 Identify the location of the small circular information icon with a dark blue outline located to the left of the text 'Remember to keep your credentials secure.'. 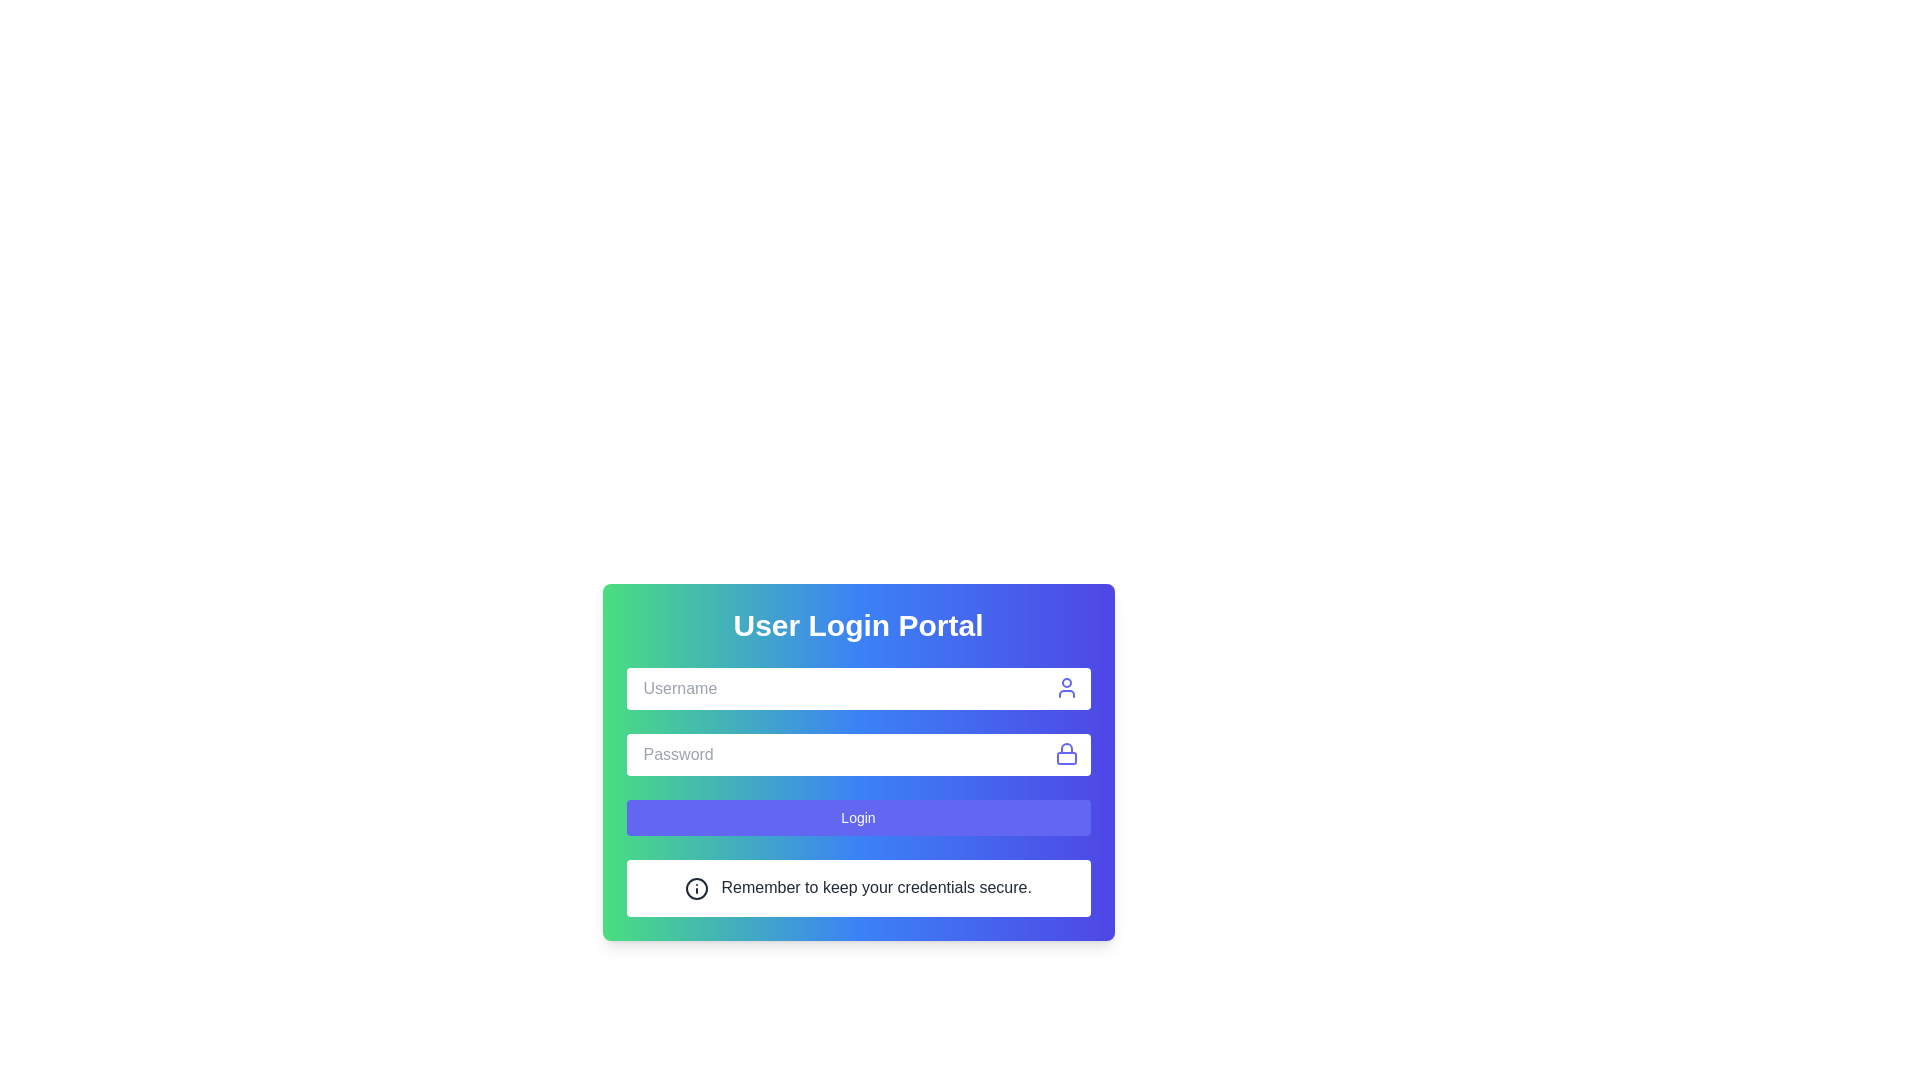
(697, 887).